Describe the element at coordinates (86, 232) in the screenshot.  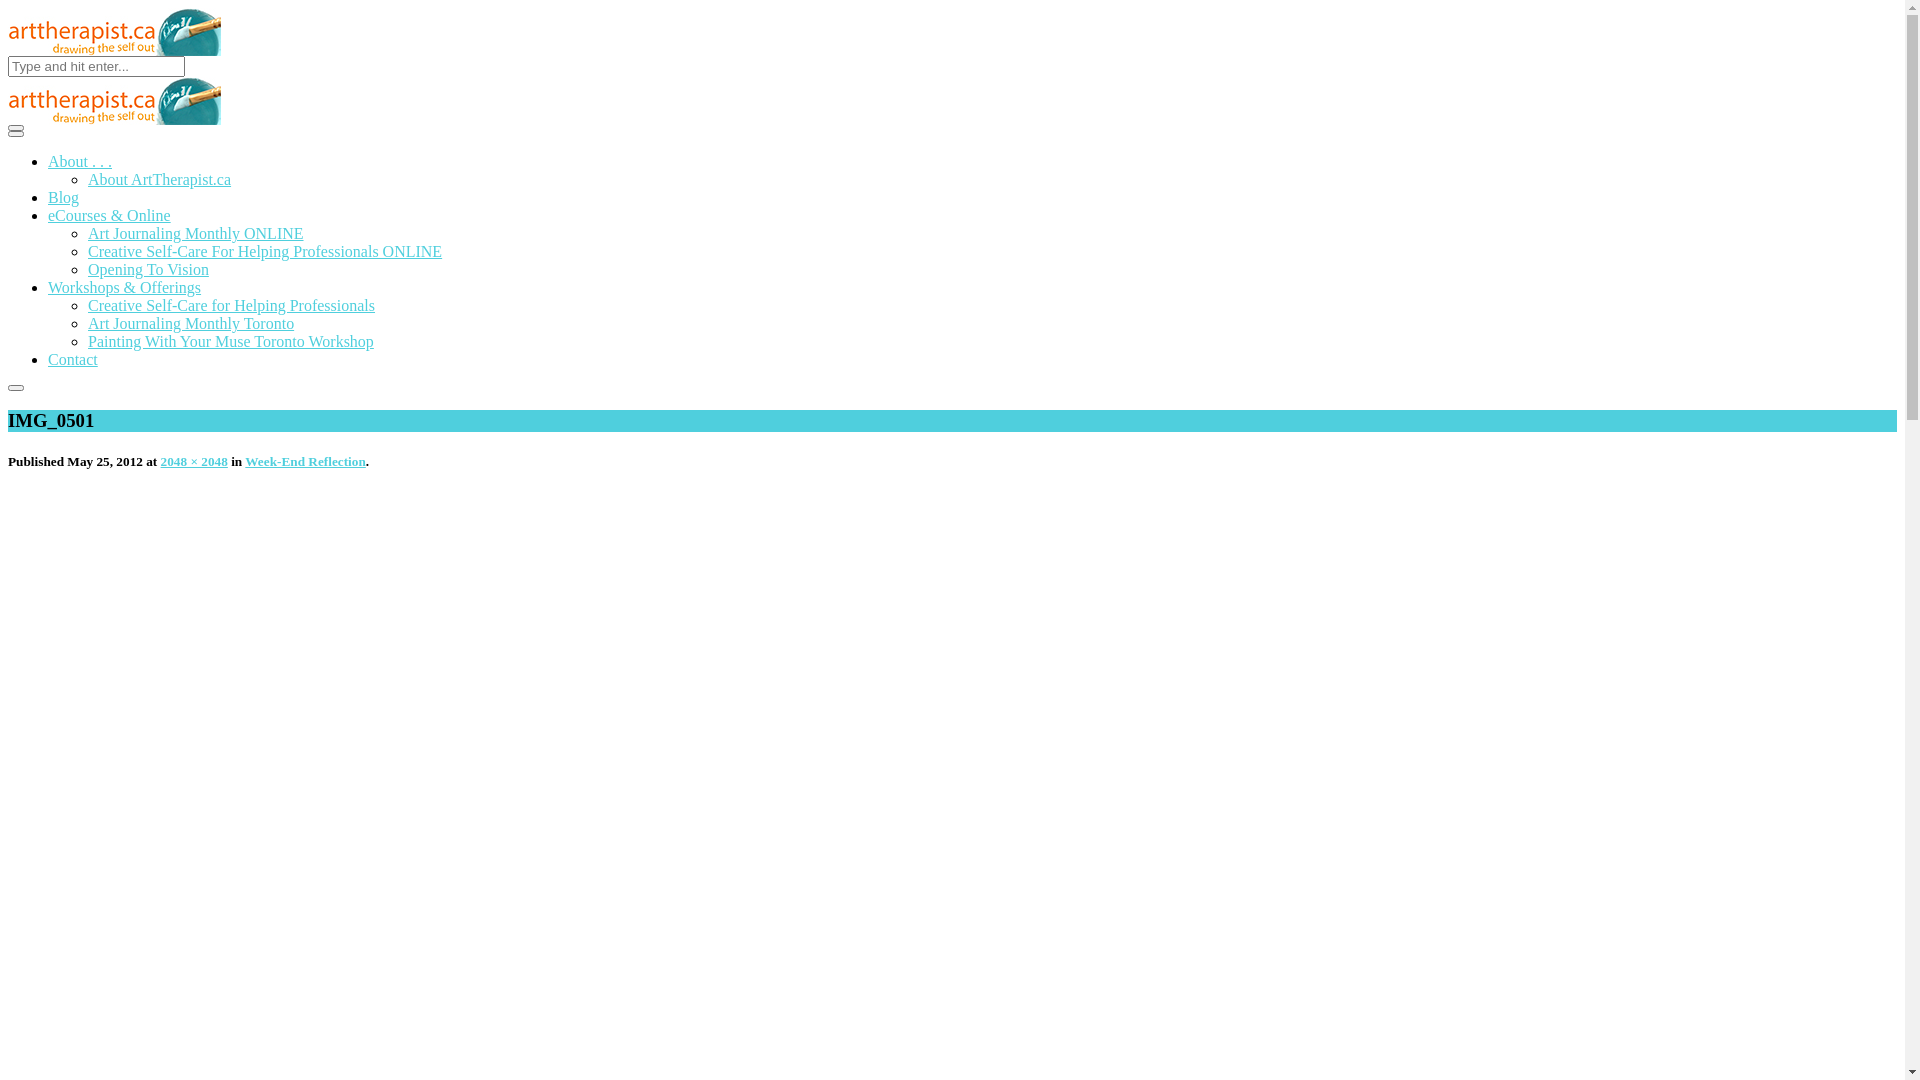
I see `'Art Journaling Monthly ONLINE'` at that location.